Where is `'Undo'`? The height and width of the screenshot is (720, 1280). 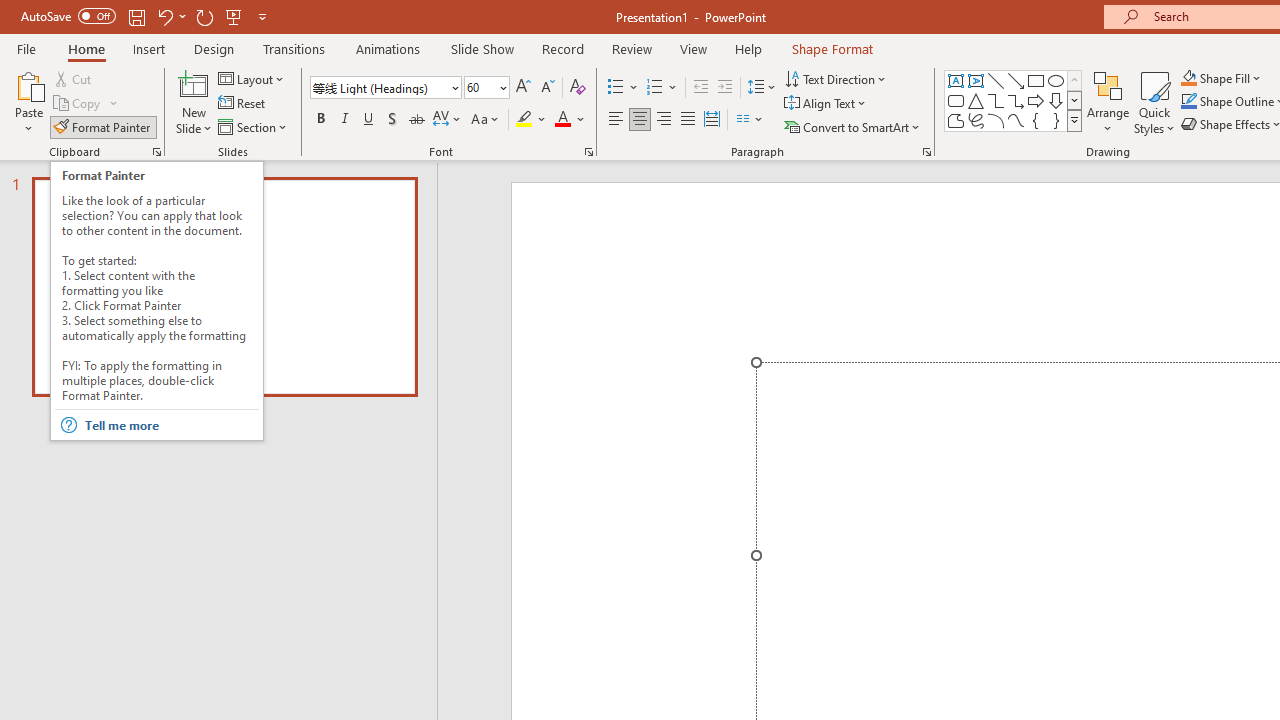
'Undo' is located at coordinates (164, 16).